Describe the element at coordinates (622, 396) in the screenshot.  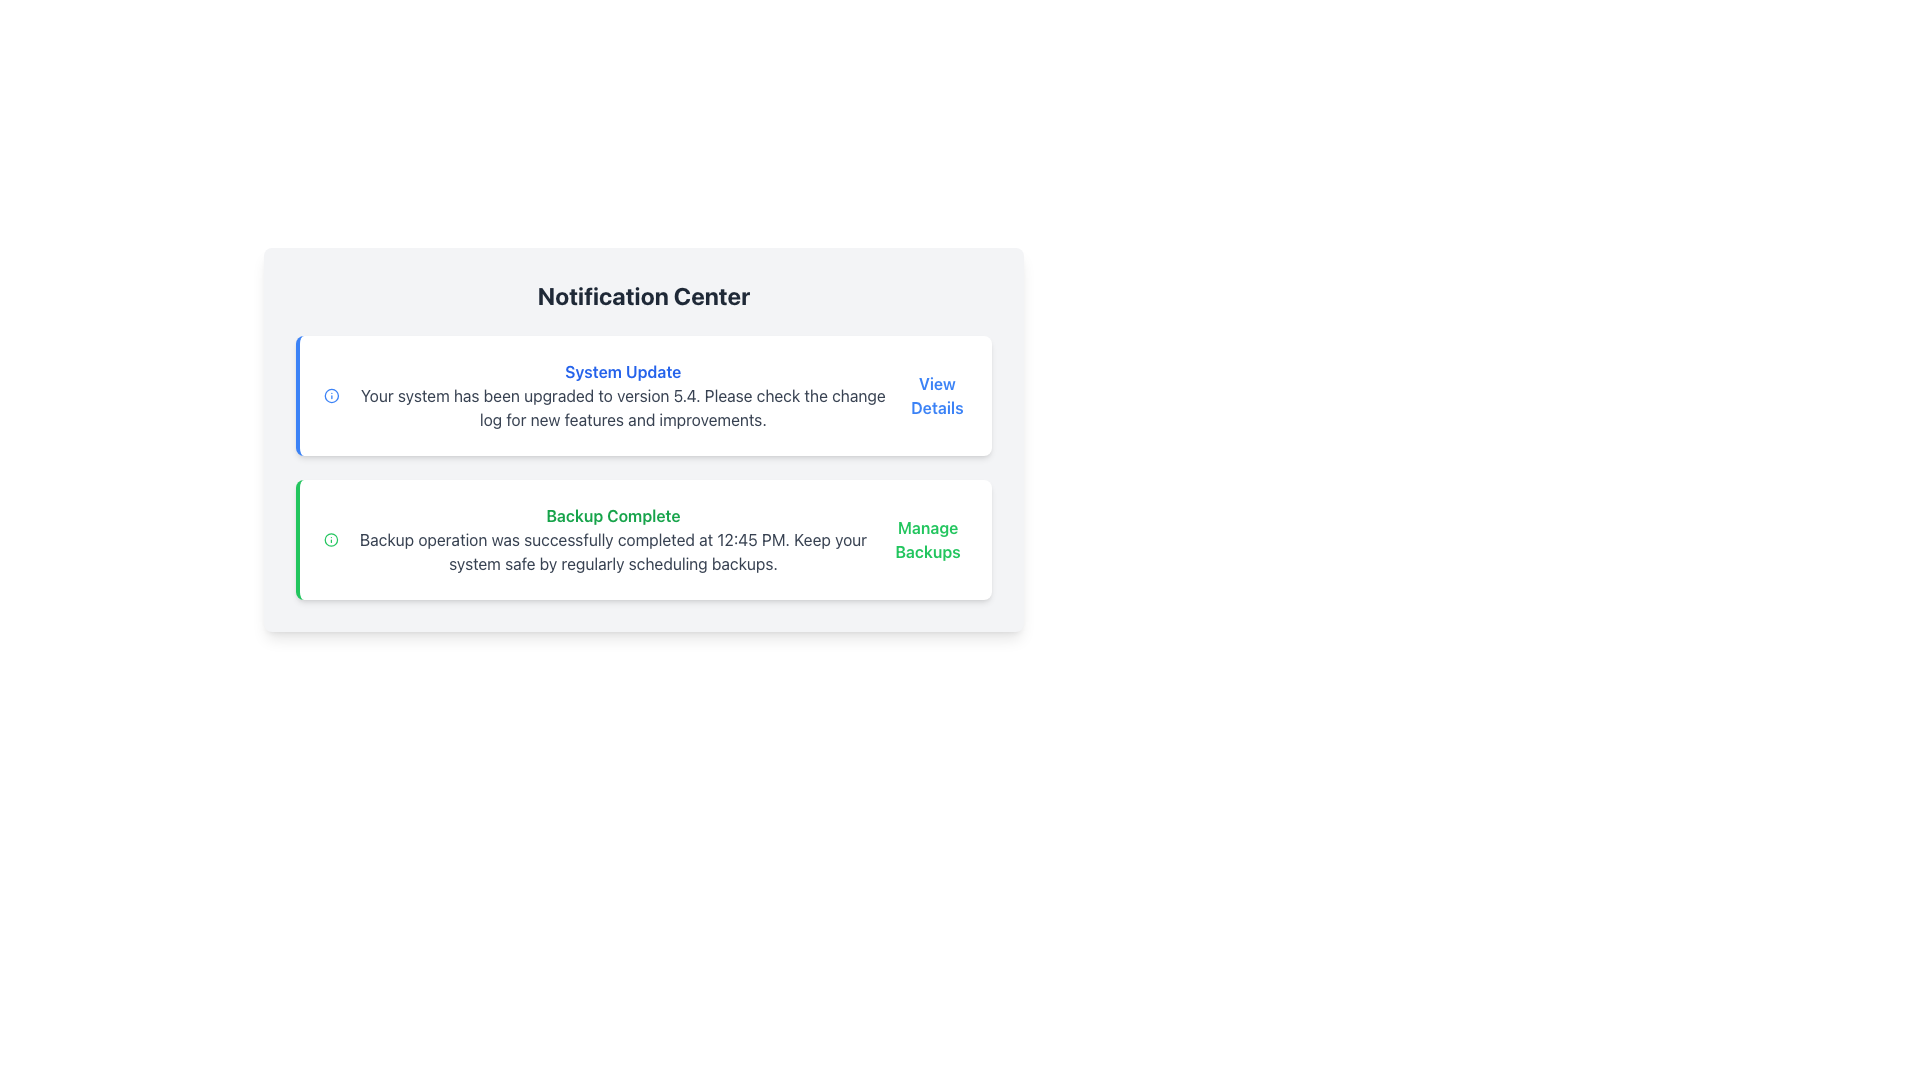
I see `text displayed in the notification card titled 'System Update', which includes details about the system upgrade to version 5.4` at that location.